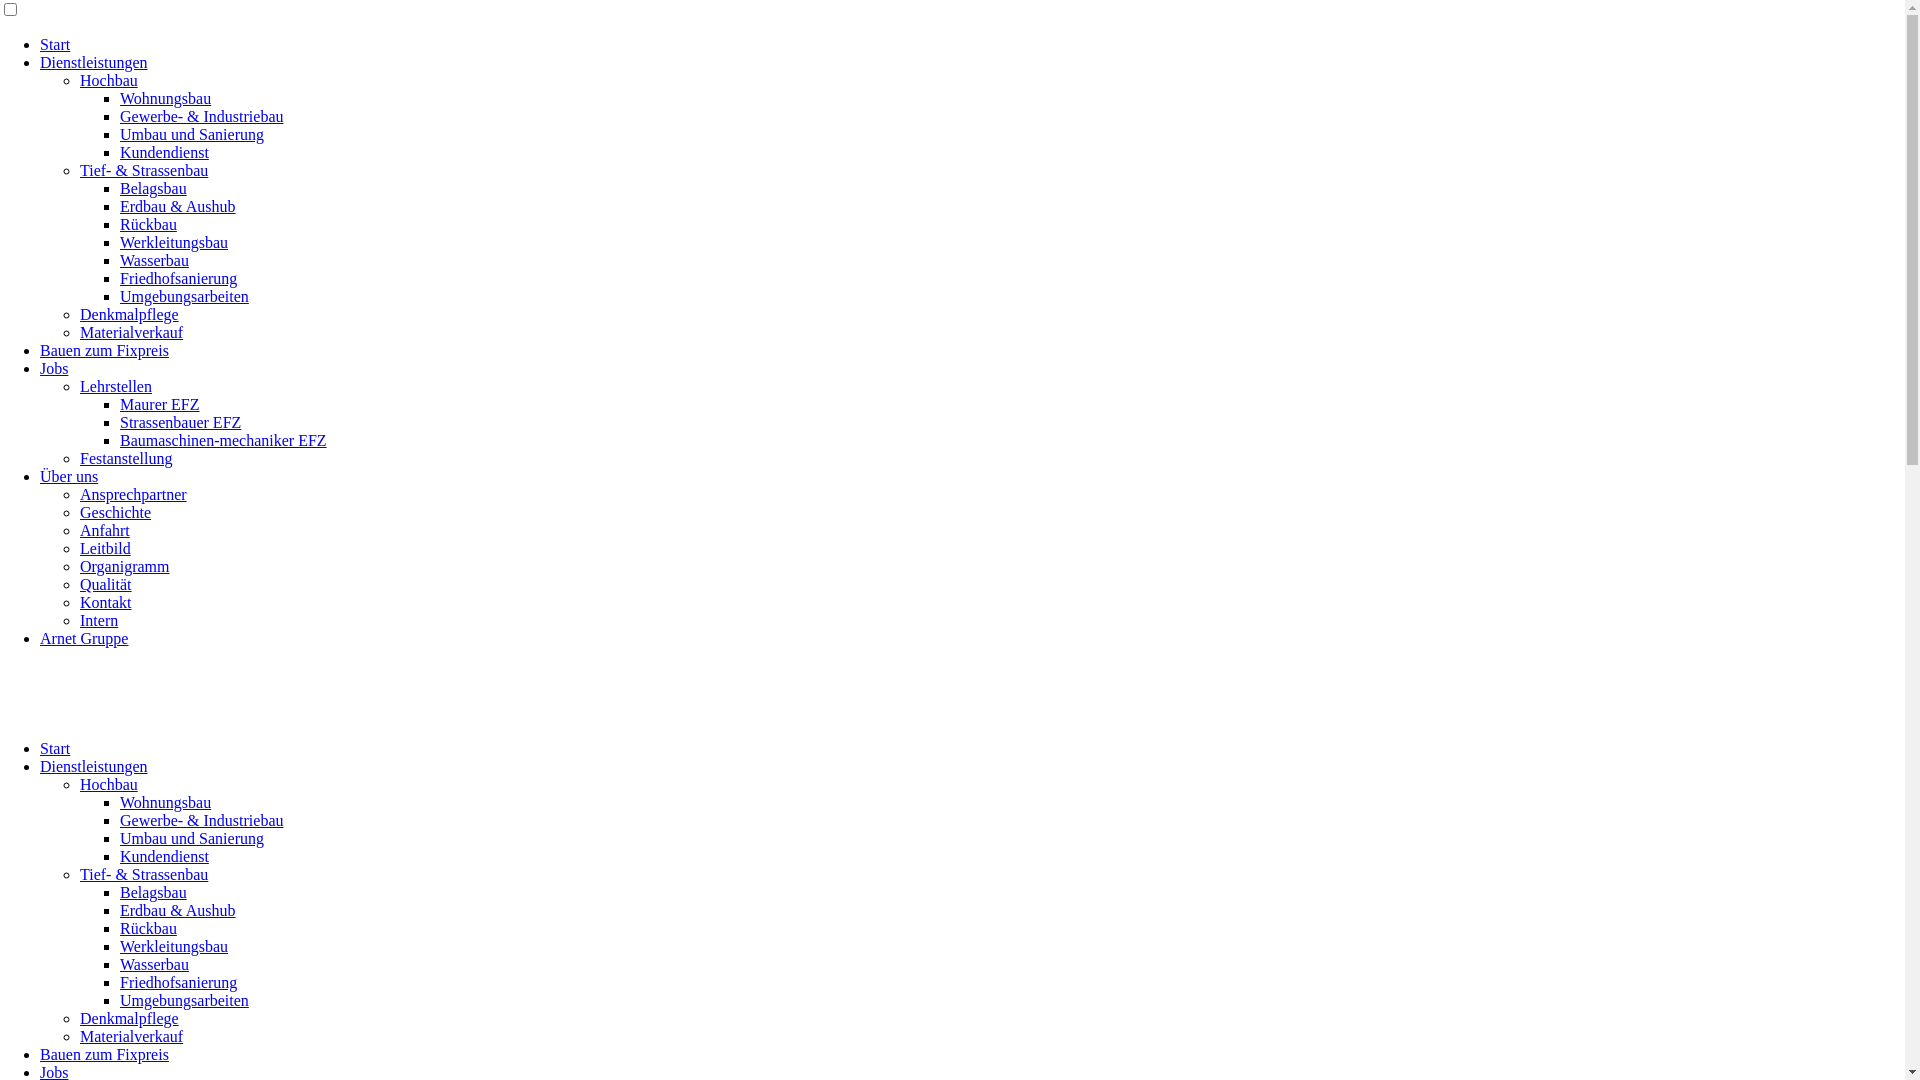 This screenshot has width=1920, height=1080. What do you see at coordinates (39, 1053) in the screenshot?
I see `'Bauen zum Fixpreis'` at bounding box center [39, 1053].